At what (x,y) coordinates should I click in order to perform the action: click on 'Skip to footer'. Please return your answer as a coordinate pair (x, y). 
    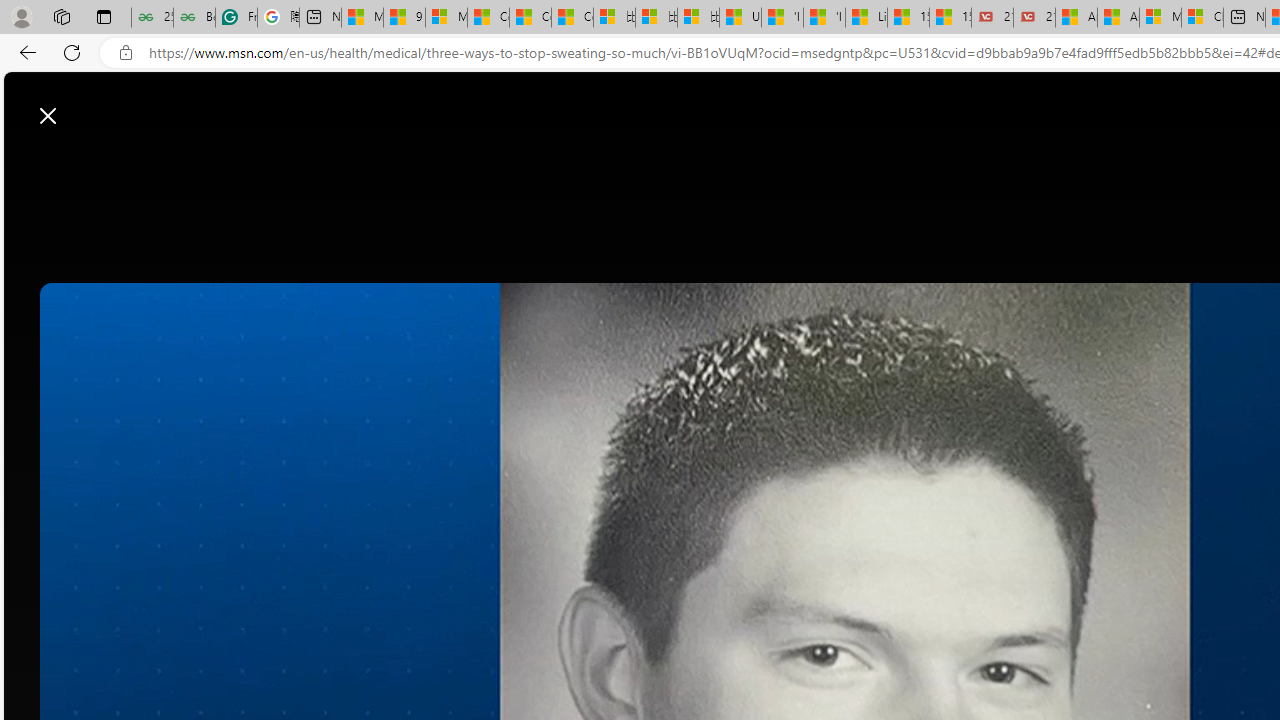
    Looking at the image, I should click on (81, 105).